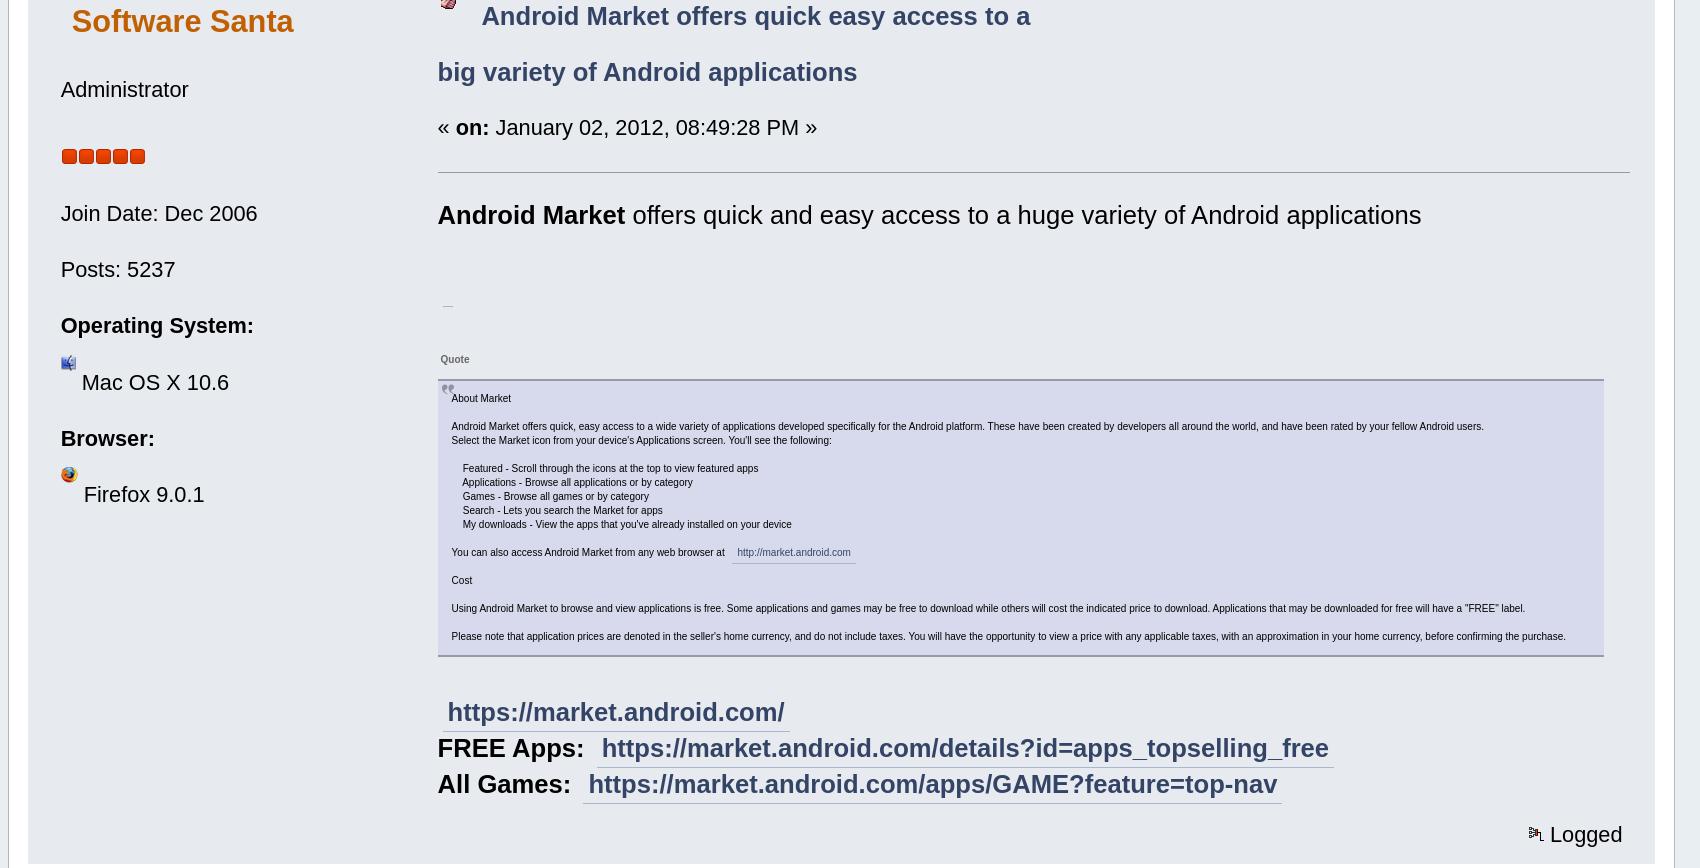 The image size is (1700, 868). Describe the element at coordinates (1582, 834) in the screenshot. I see `'Logged'` at that location.